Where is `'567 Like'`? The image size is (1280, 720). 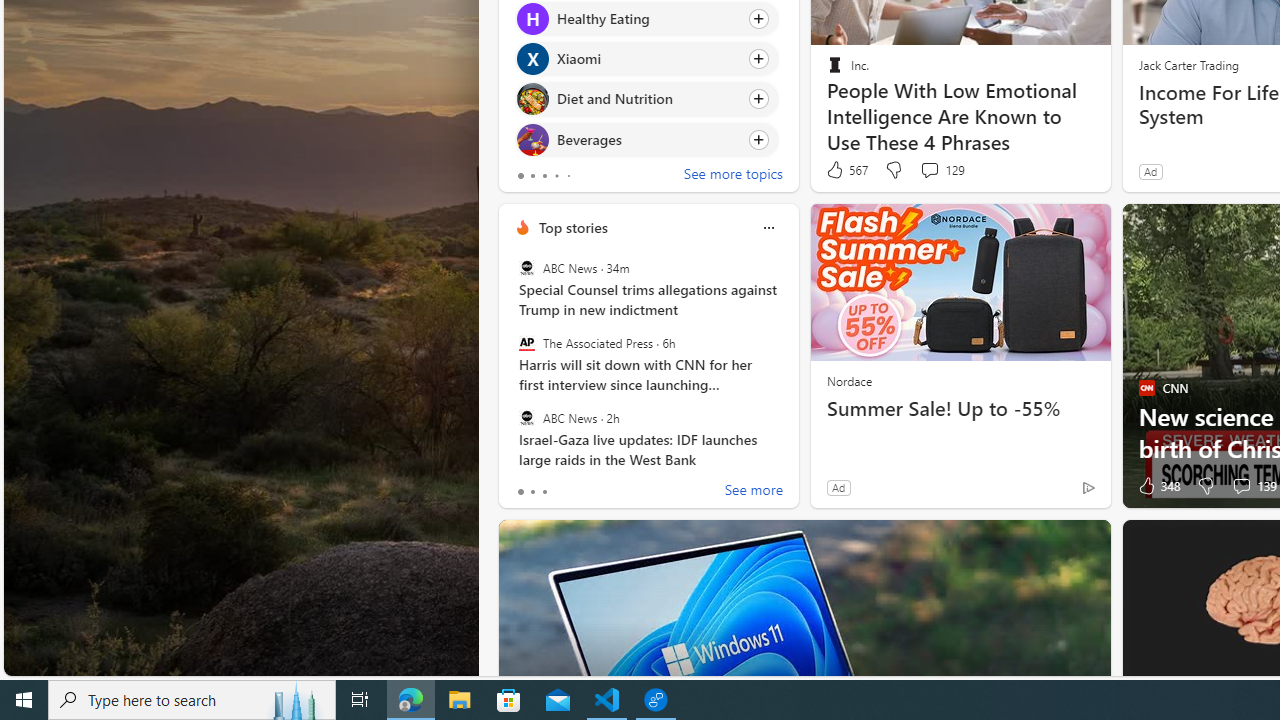
'567 Like' is located at coordinates (846, 169).